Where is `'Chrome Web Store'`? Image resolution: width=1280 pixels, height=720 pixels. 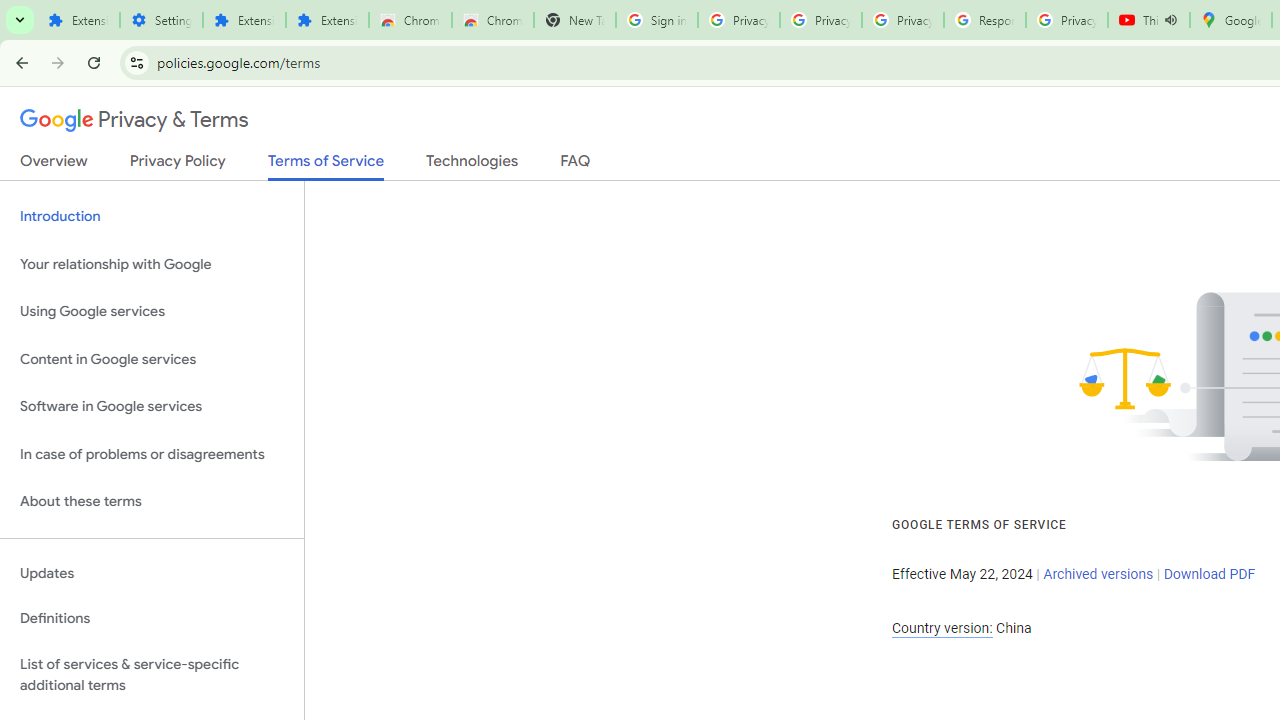
'Chrome Web Store' is located at coordinates (409, 20).